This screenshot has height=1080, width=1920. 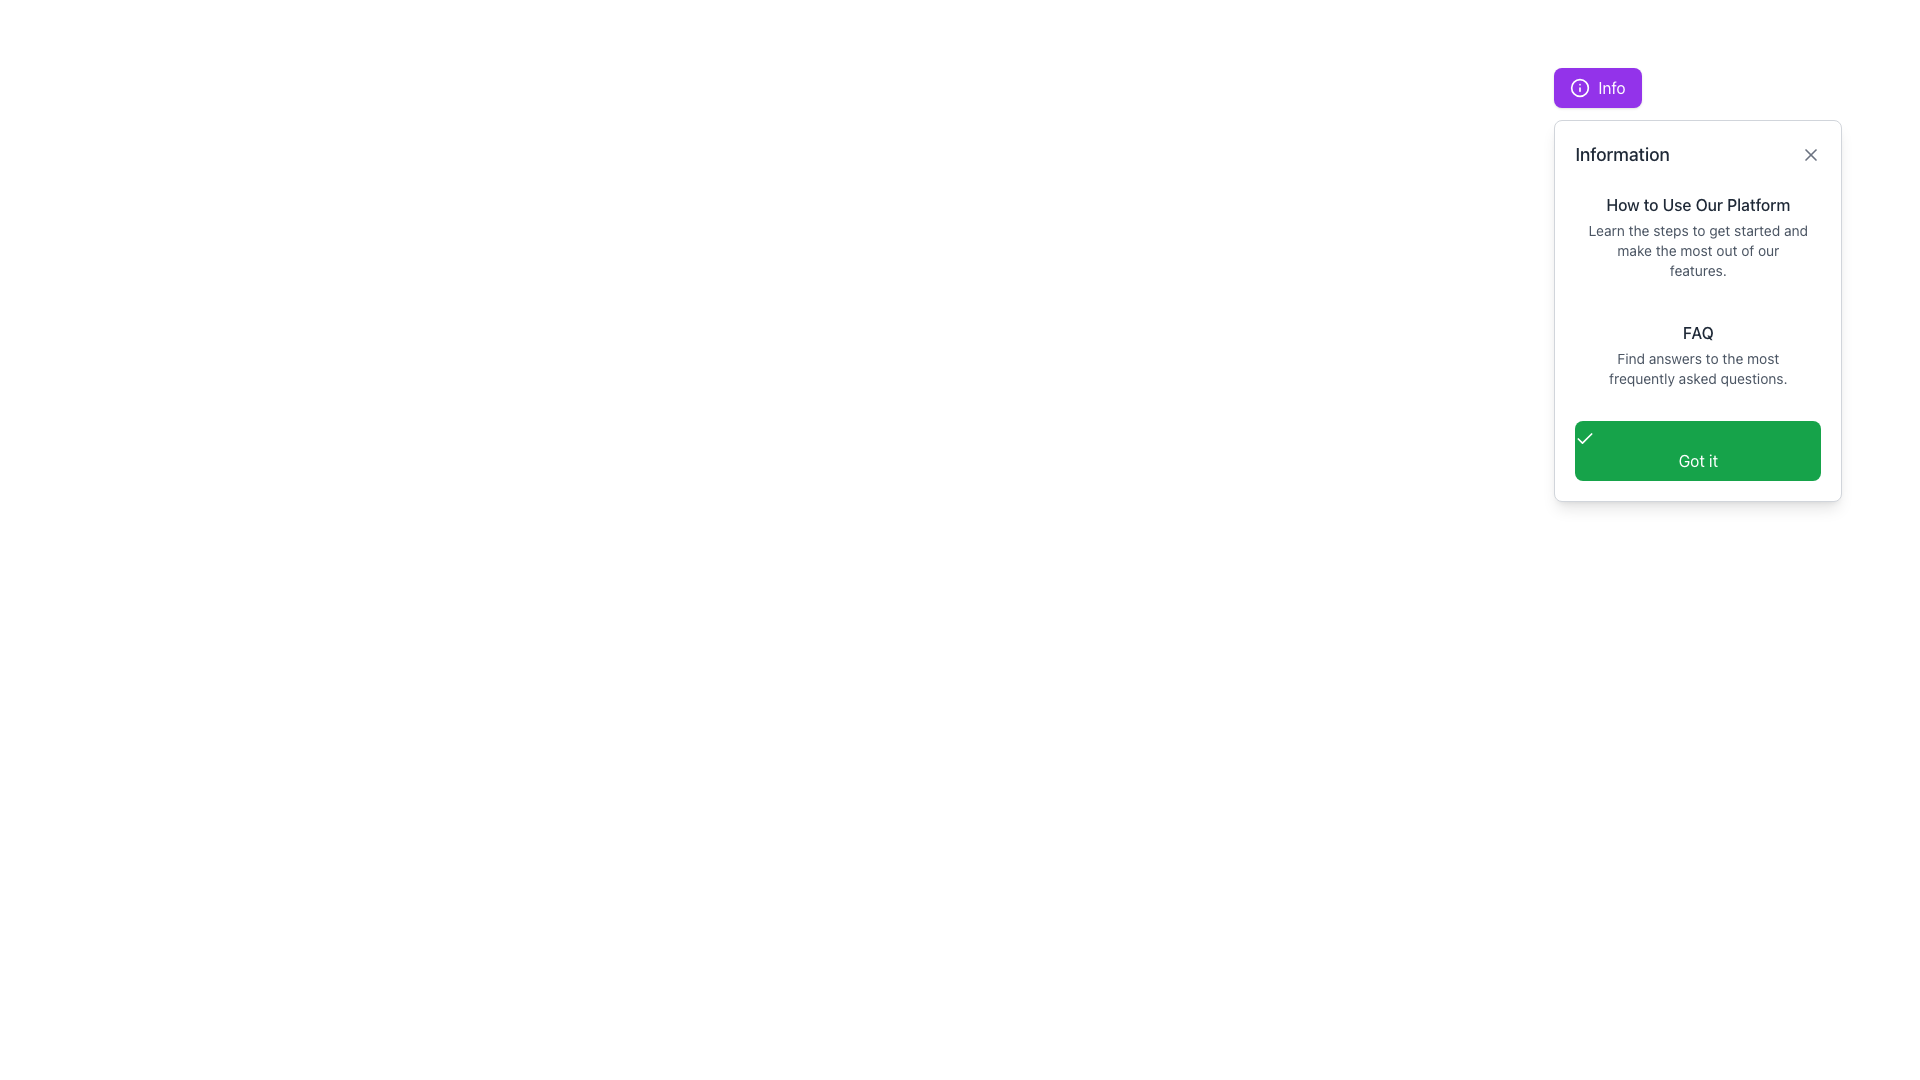 What do you see at coordinates (1579, 87) in the screenshot?
I see `the SVG Circle Element representing an information or notification symbol, located at the top-left corner of the user interface` at bounding box center [1579, 87].